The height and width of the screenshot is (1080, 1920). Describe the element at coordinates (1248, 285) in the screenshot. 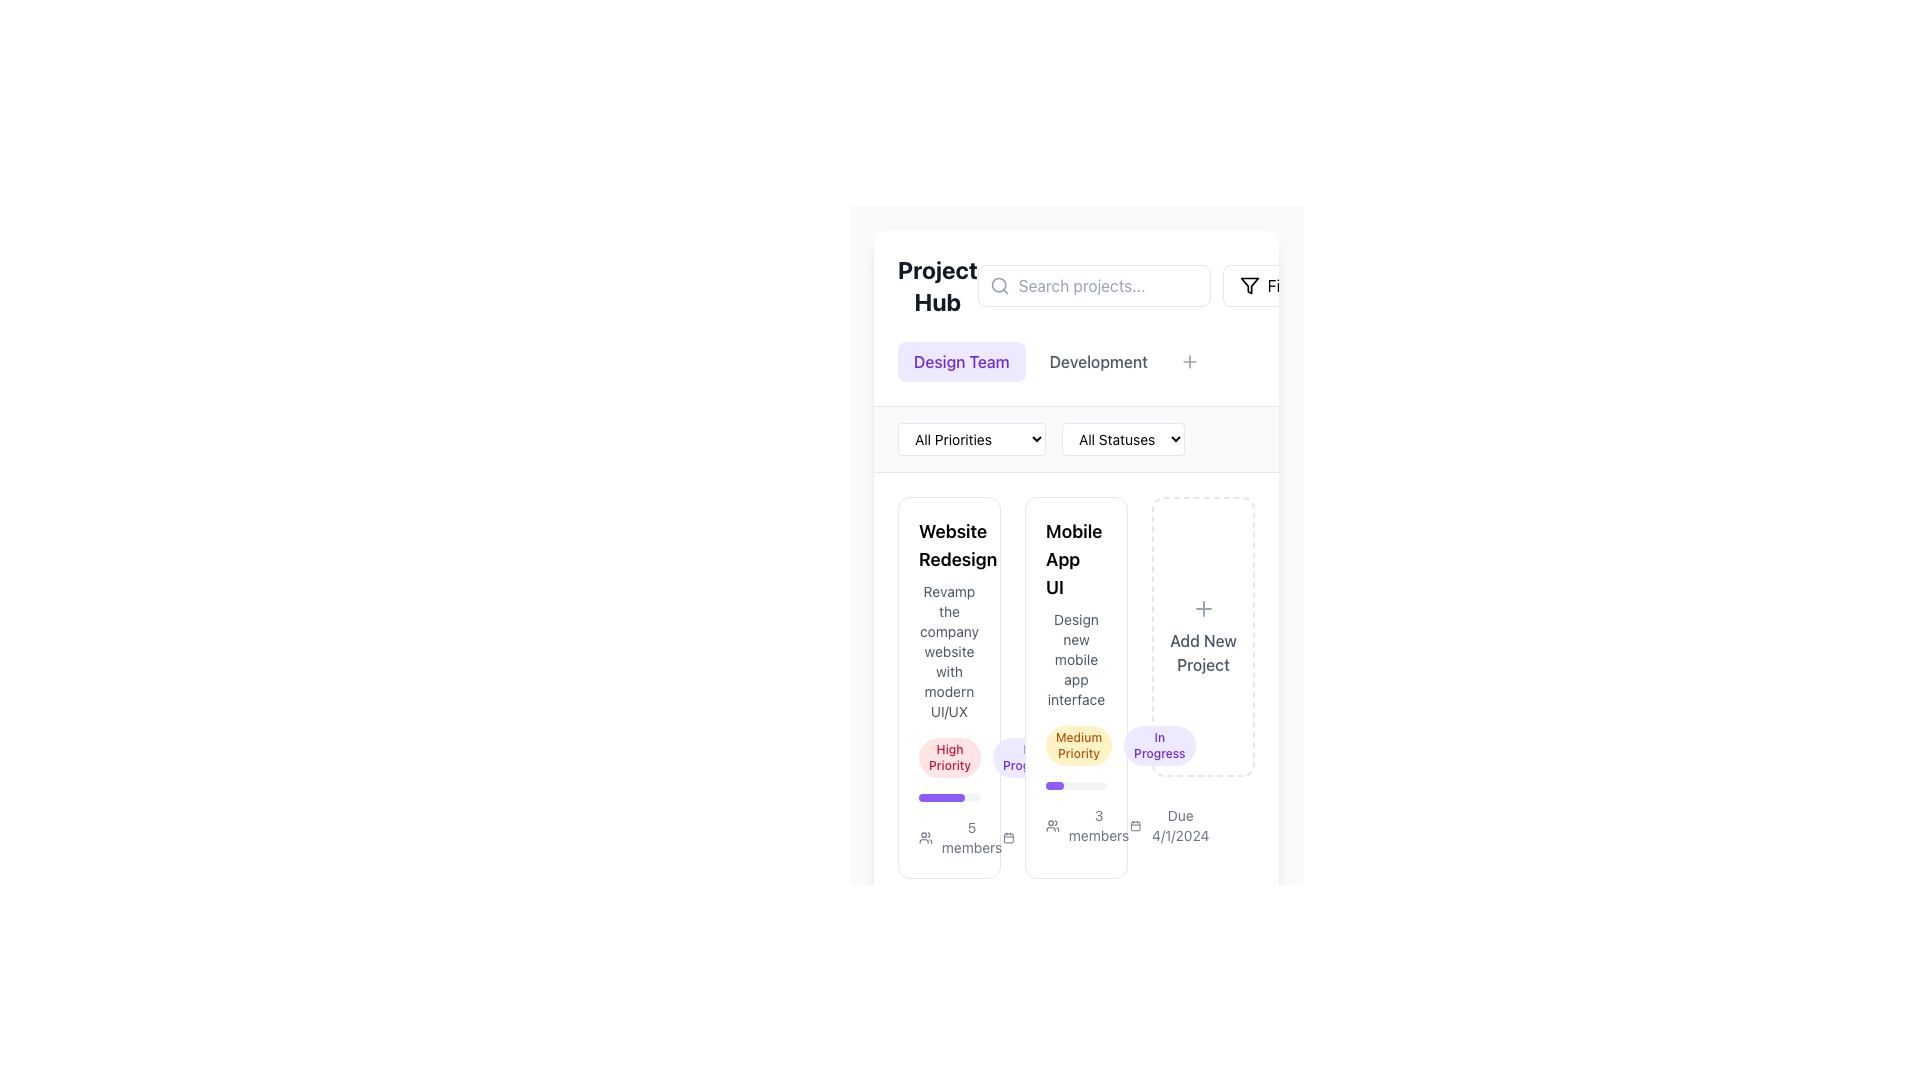

I see `the funnel-shaped filter icon located in the top-right corner of the interface` at that location.